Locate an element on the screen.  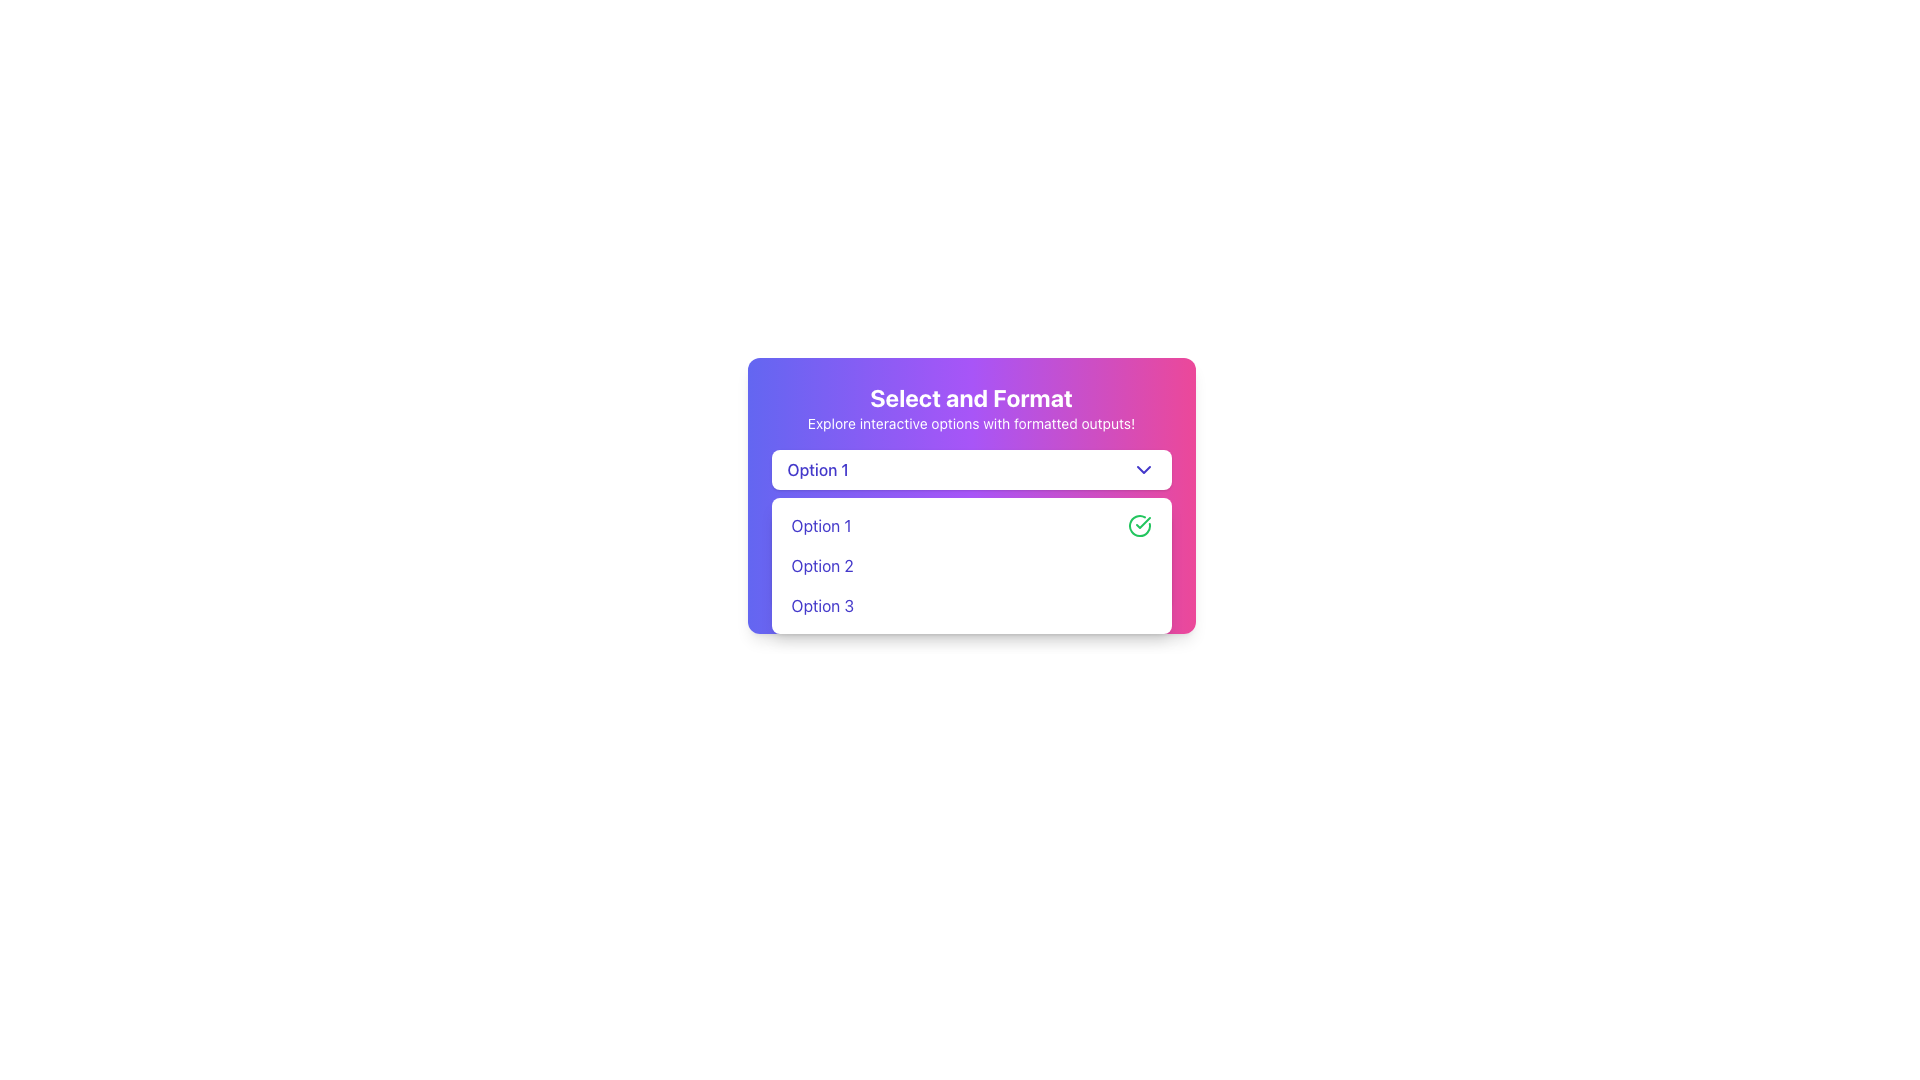
the 'Option 2' text label within the dropdown menu is located at coordinates (822, 566).